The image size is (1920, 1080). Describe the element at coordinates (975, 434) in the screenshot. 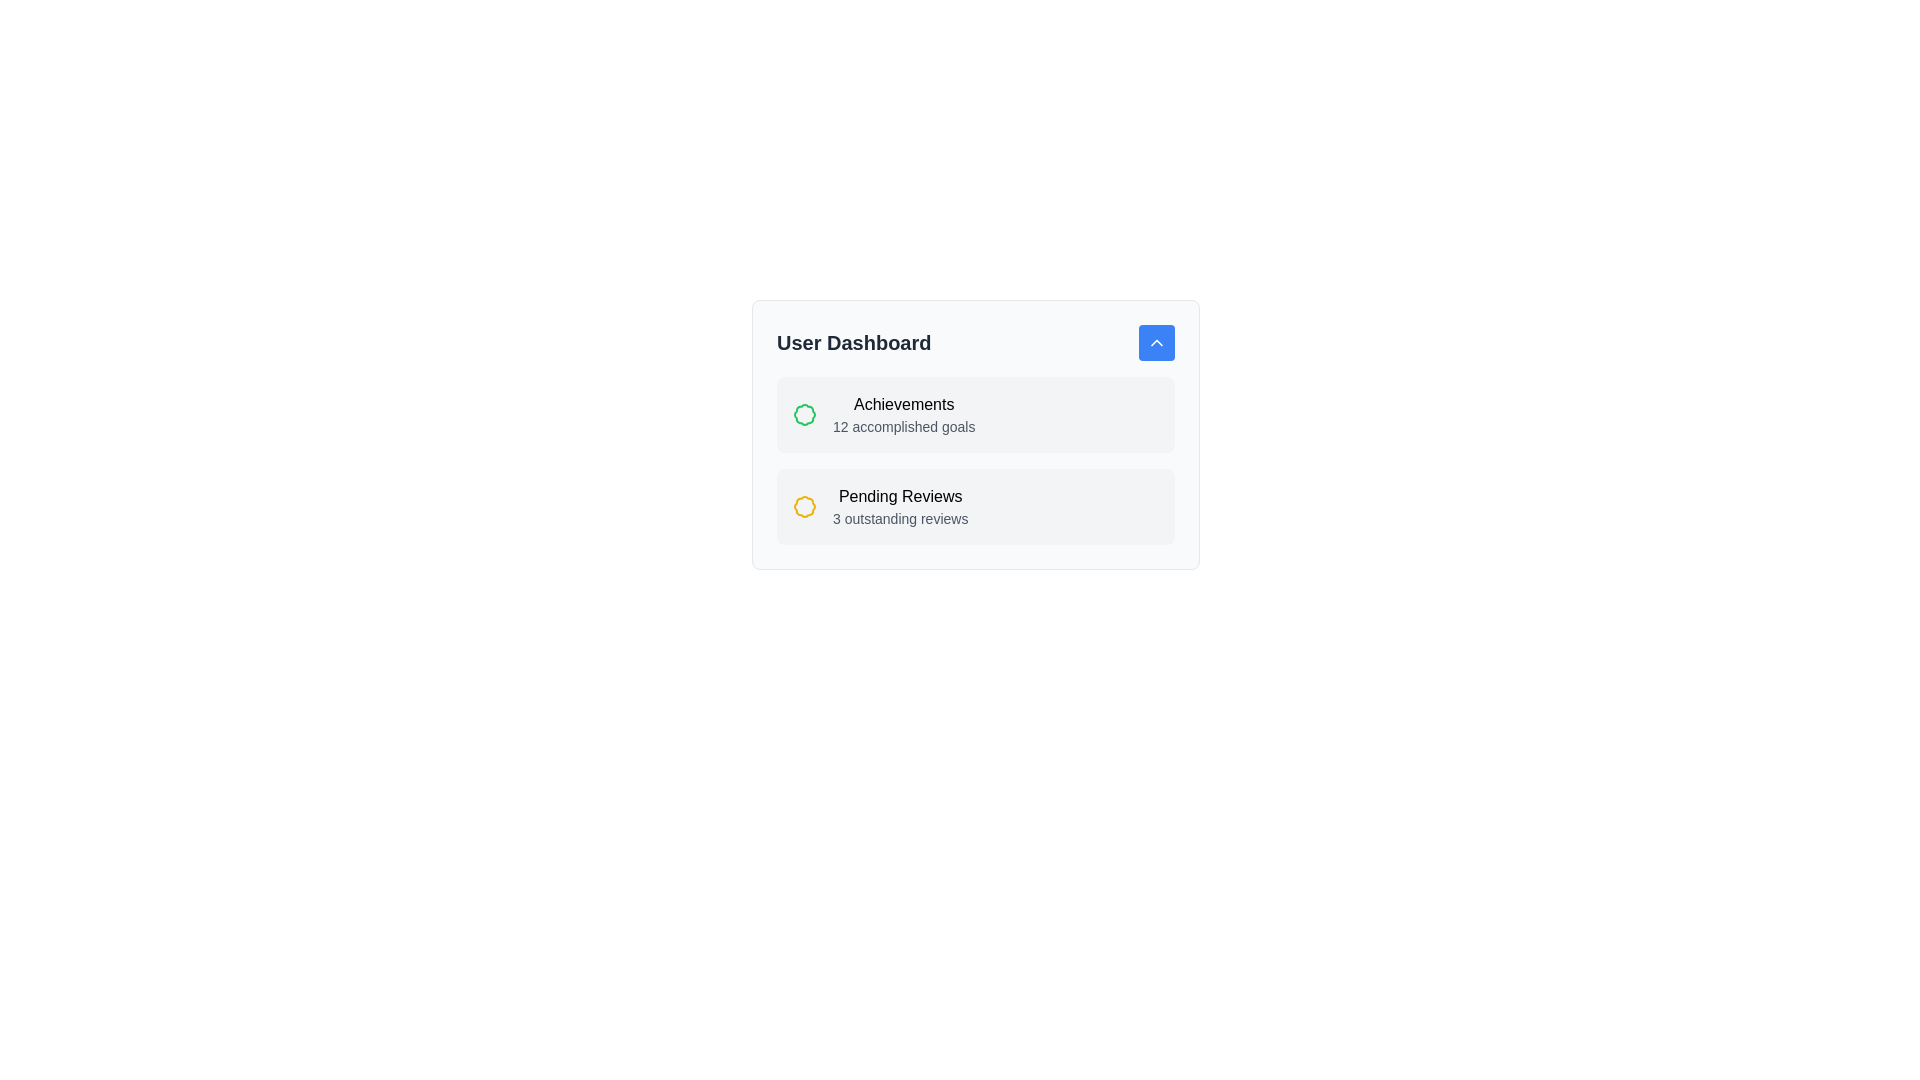

I see `the Informational panel displaying 'Achievements' and 'Pending Reviews' with rounded corners and a white background` at that location.